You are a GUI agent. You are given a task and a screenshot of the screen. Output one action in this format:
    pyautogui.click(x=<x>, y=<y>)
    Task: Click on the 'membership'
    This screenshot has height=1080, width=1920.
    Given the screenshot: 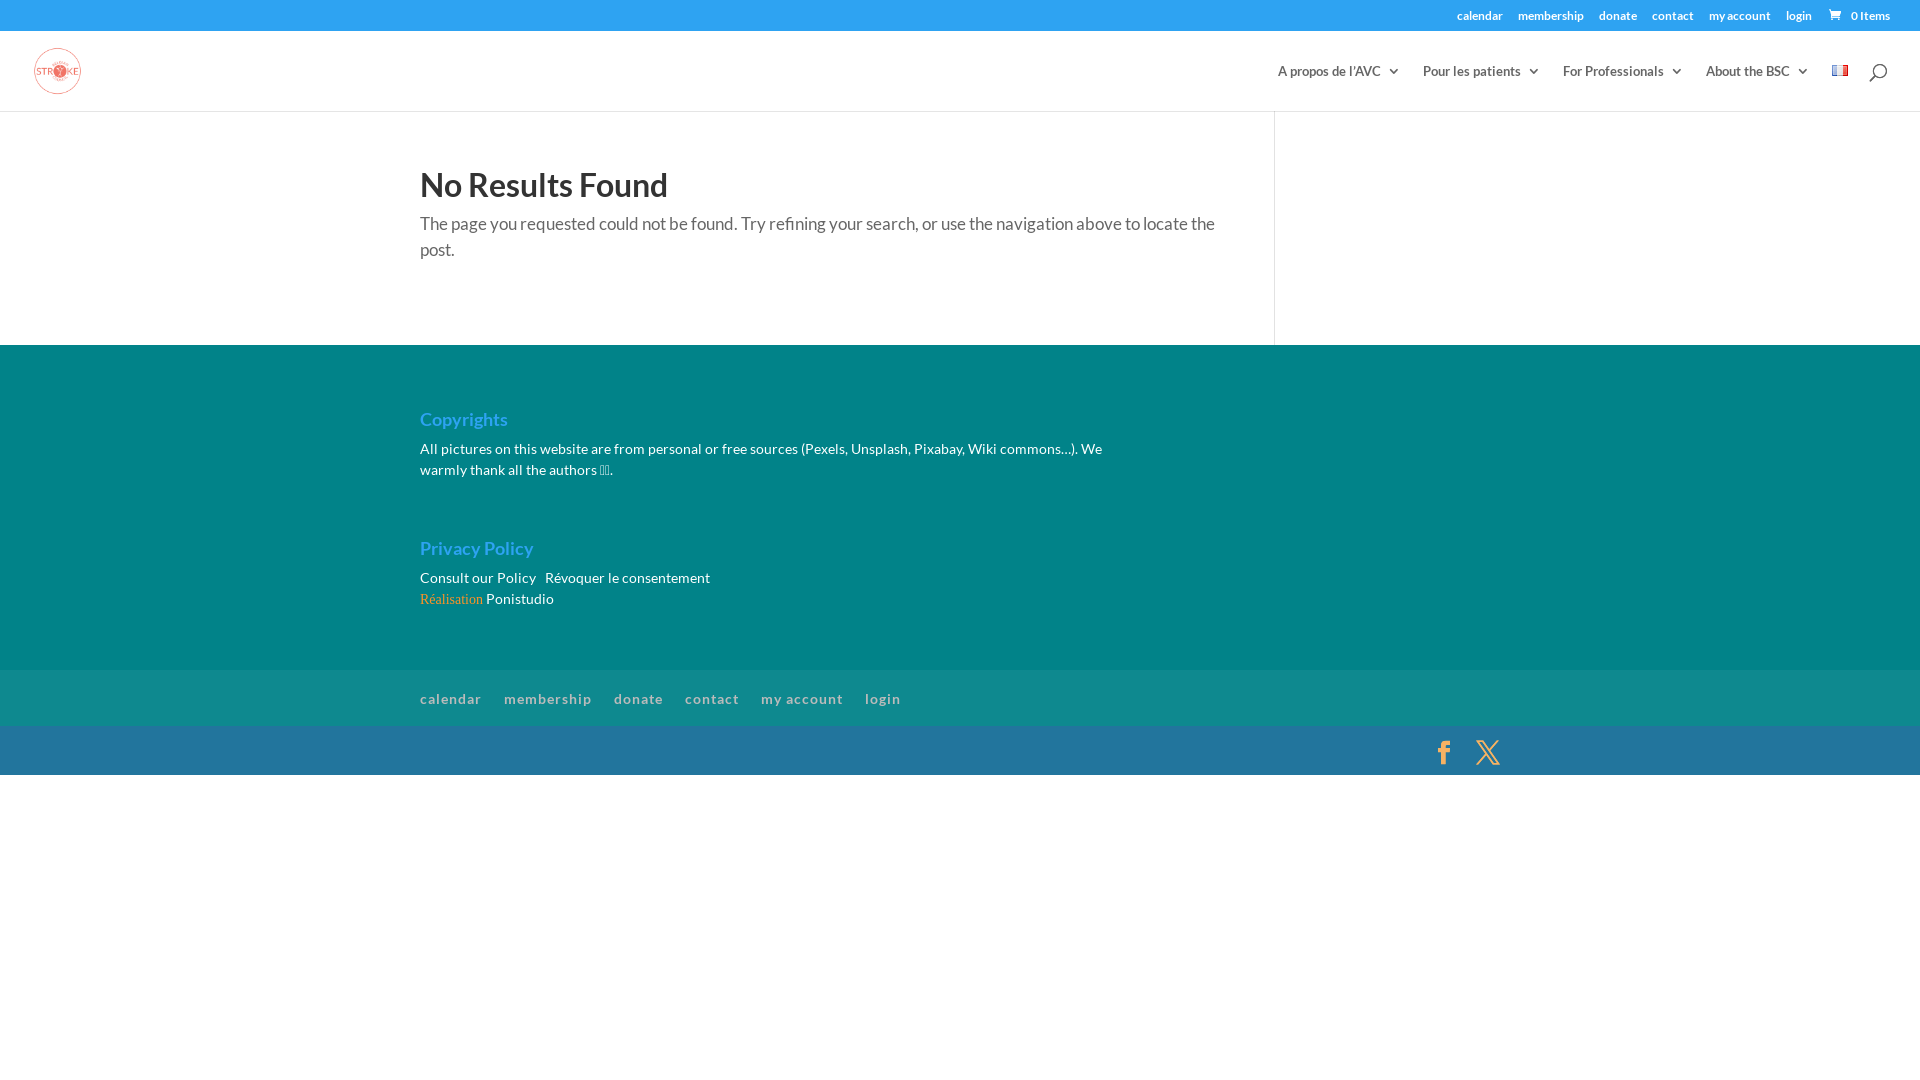 What is the action you would take?
    pyautogui.click(x=547, y=697)
    